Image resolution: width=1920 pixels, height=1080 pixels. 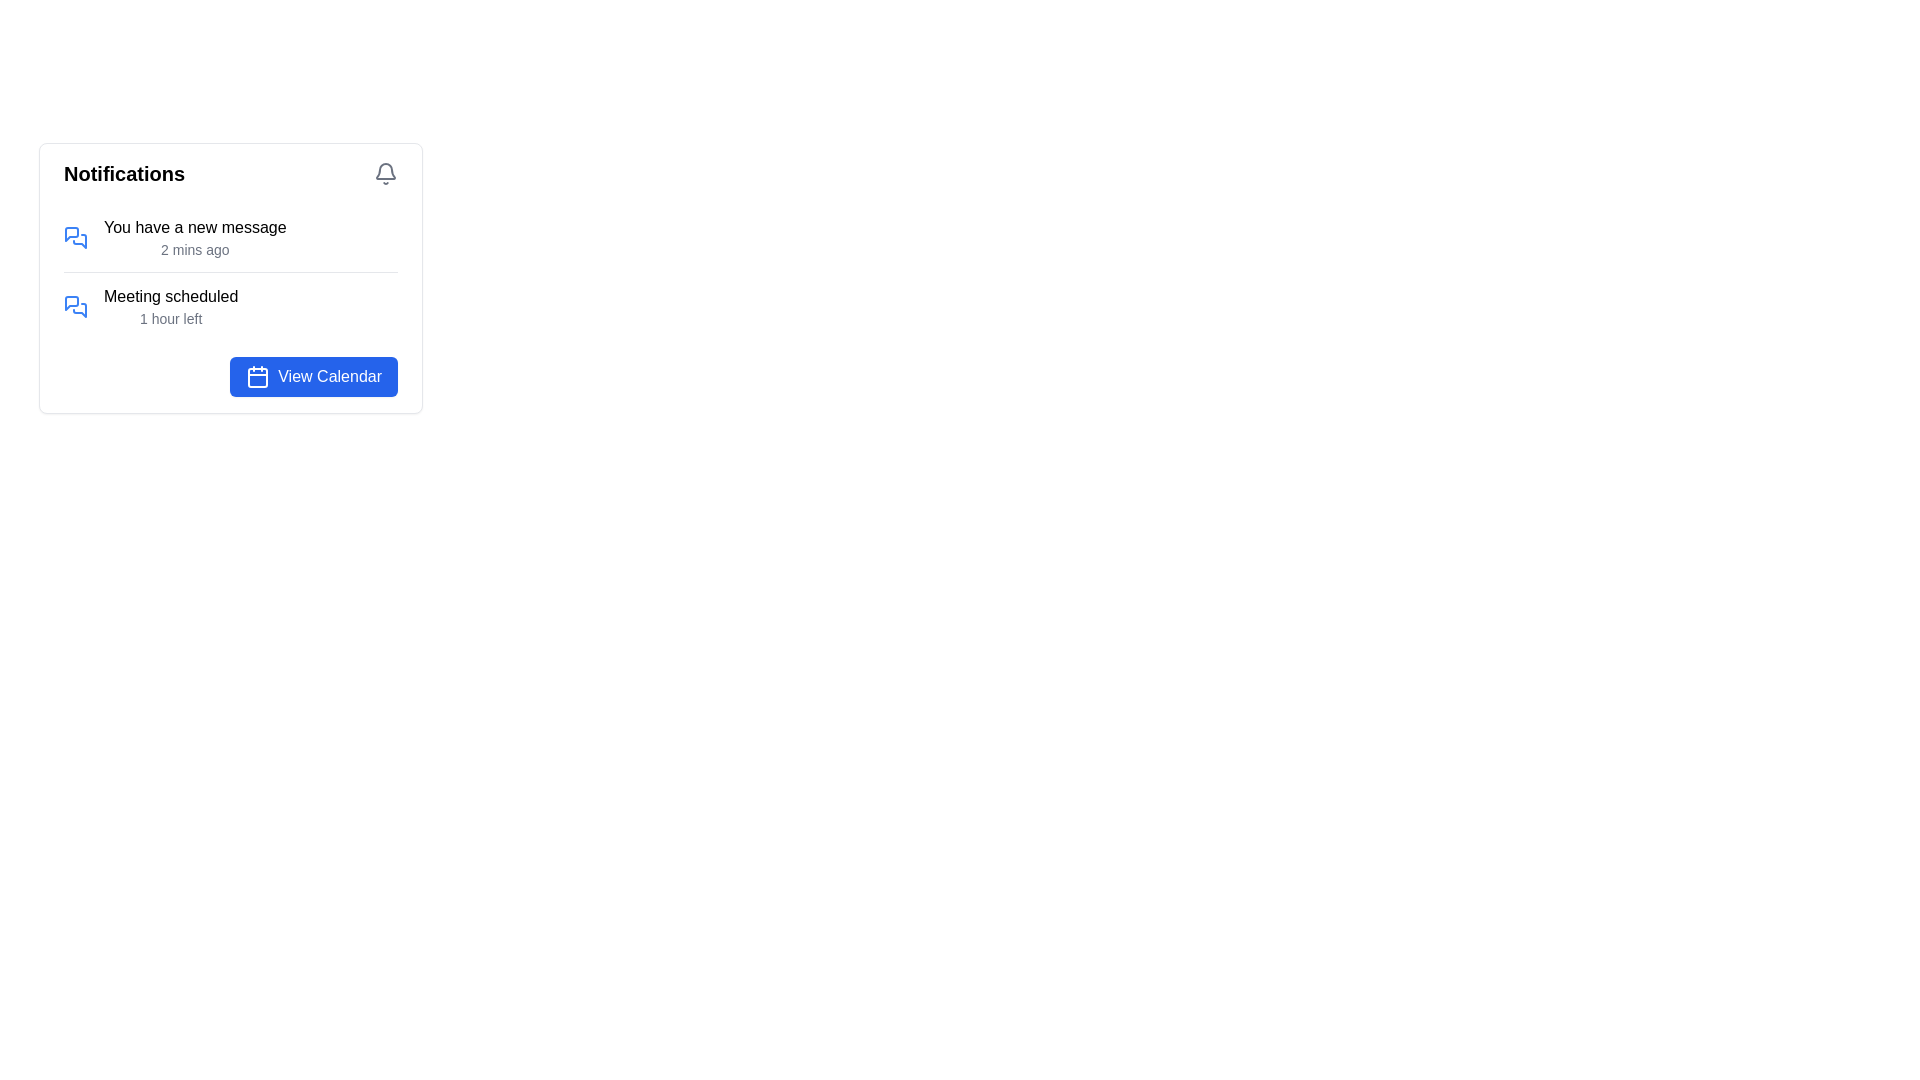 I want to click on the text content in the header area of the card, which includes a title and an icon aligned to the right, so click(x=230, y=172).